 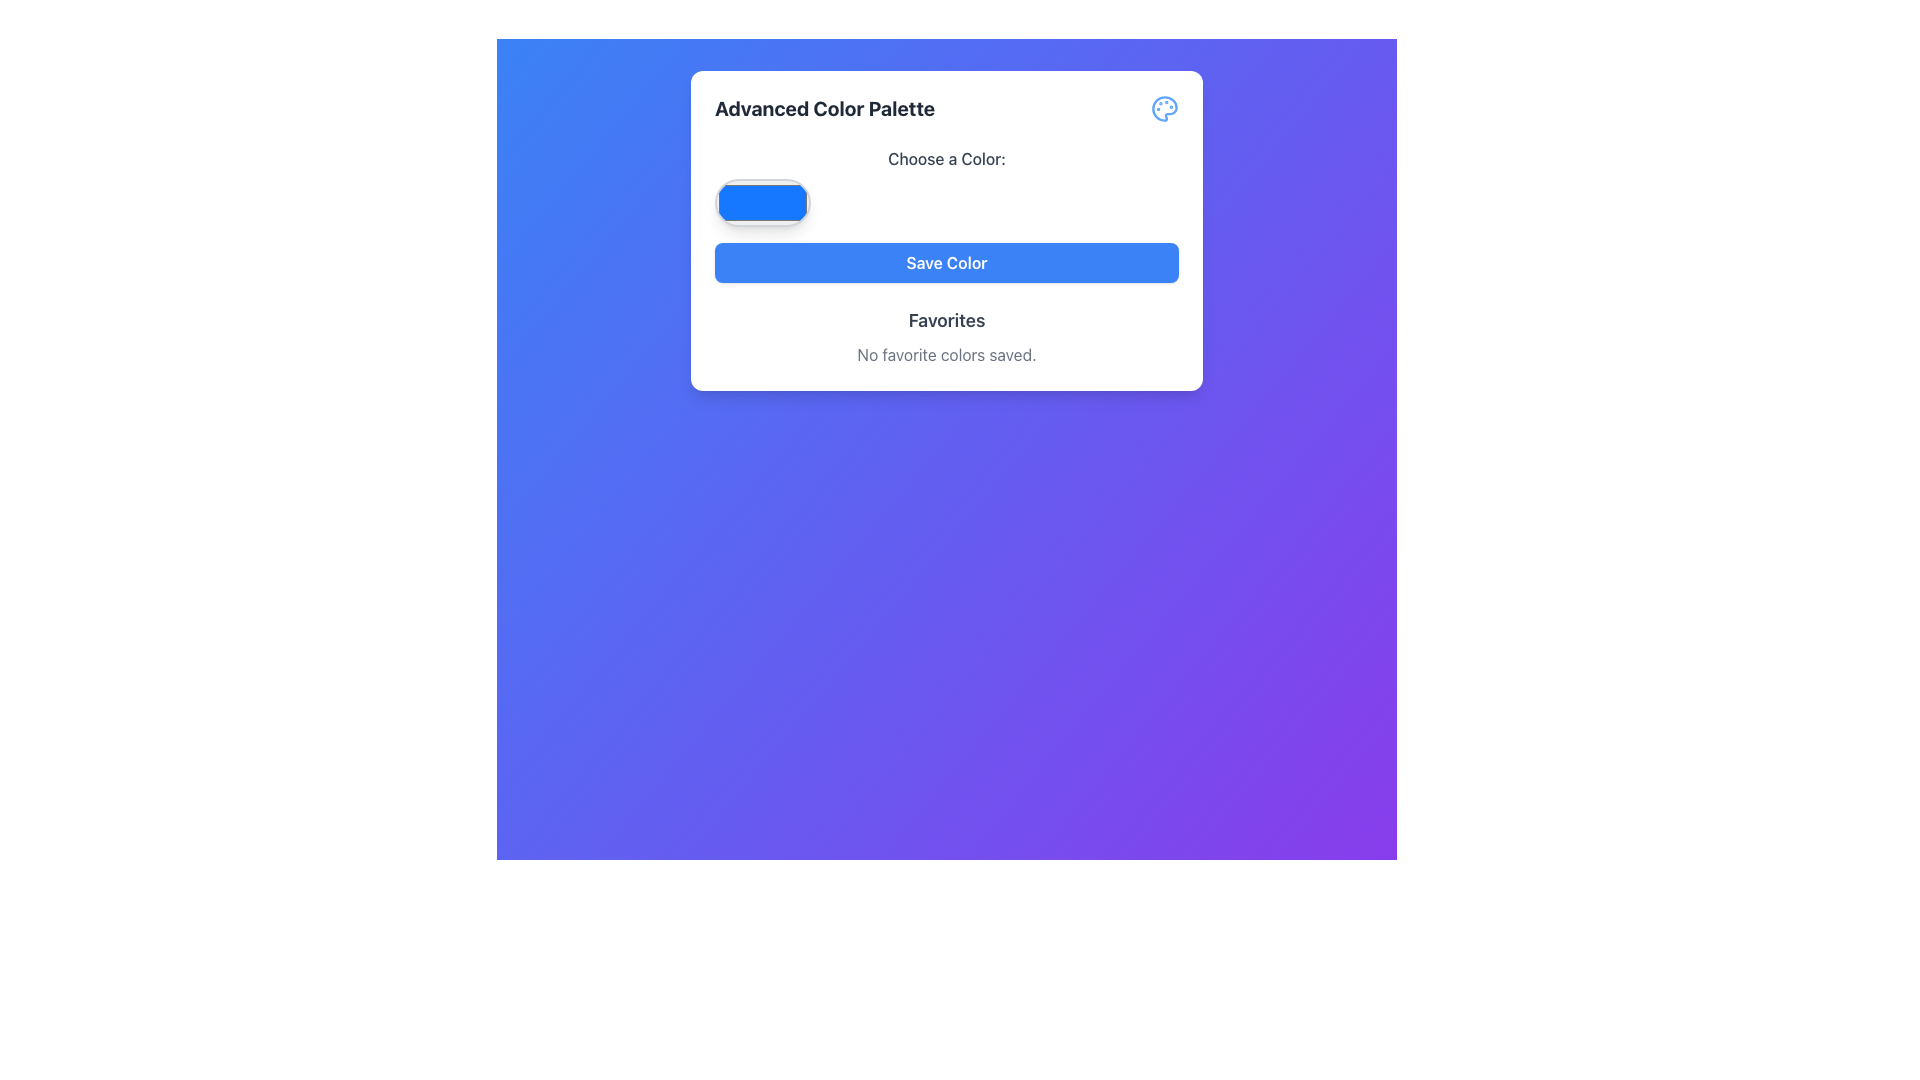 I want to click on the color picker element styled as a rounded button located in the upper middle section of the modal, positioned after the 'Advanced Color Palette' header, so click(x=945, y=186).